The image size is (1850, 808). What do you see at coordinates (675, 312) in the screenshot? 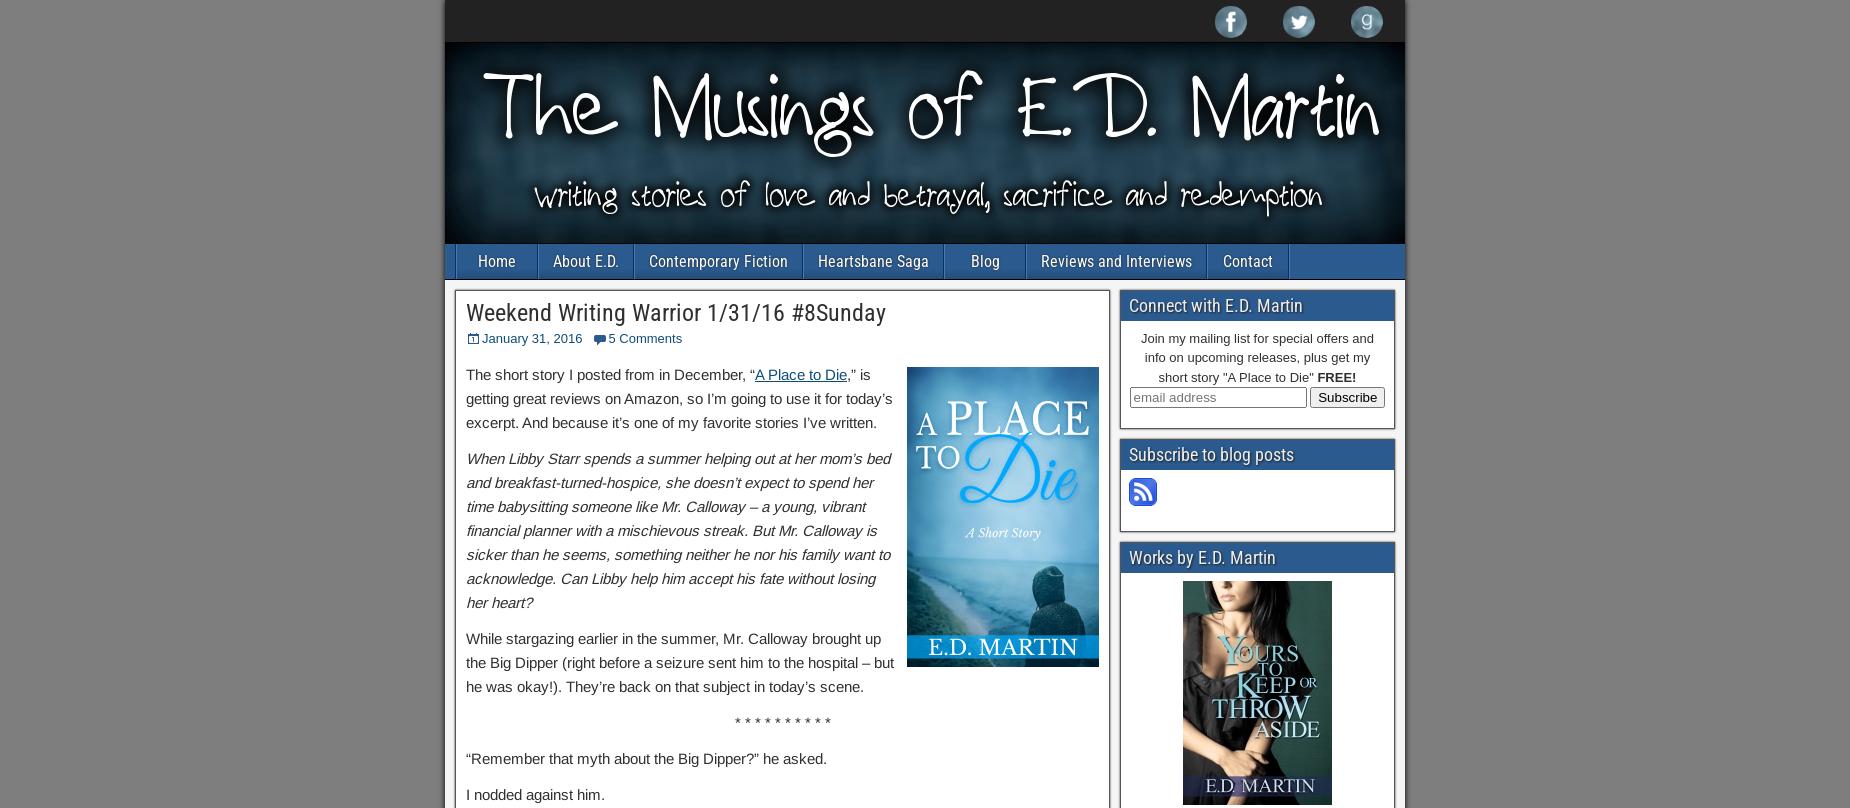
I see `'Weekend Writing Warrior 1/31/16 #8Sunday'` at bounding box center [675, 312].